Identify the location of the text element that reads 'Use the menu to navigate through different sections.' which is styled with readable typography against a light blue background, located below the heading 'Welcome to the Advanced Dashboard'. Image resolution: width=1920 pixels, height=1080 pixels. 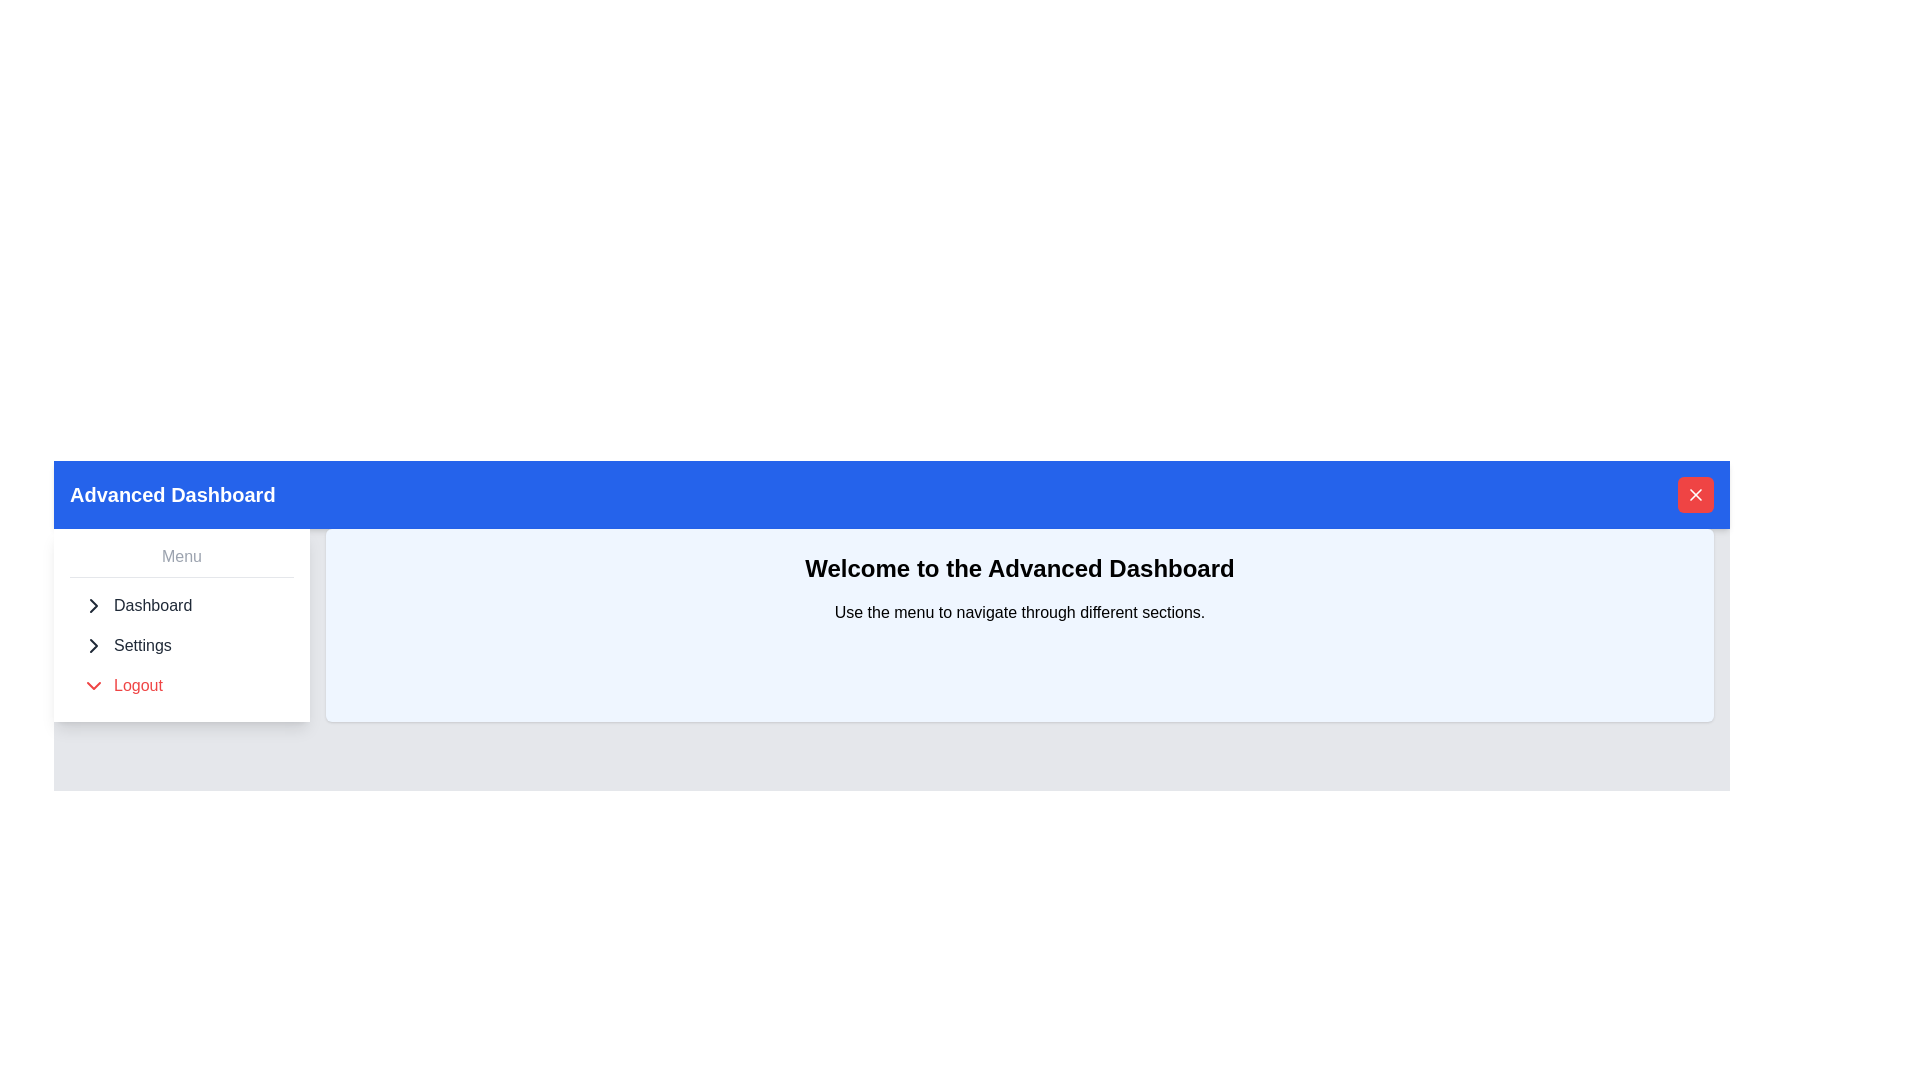
(1019, 612).